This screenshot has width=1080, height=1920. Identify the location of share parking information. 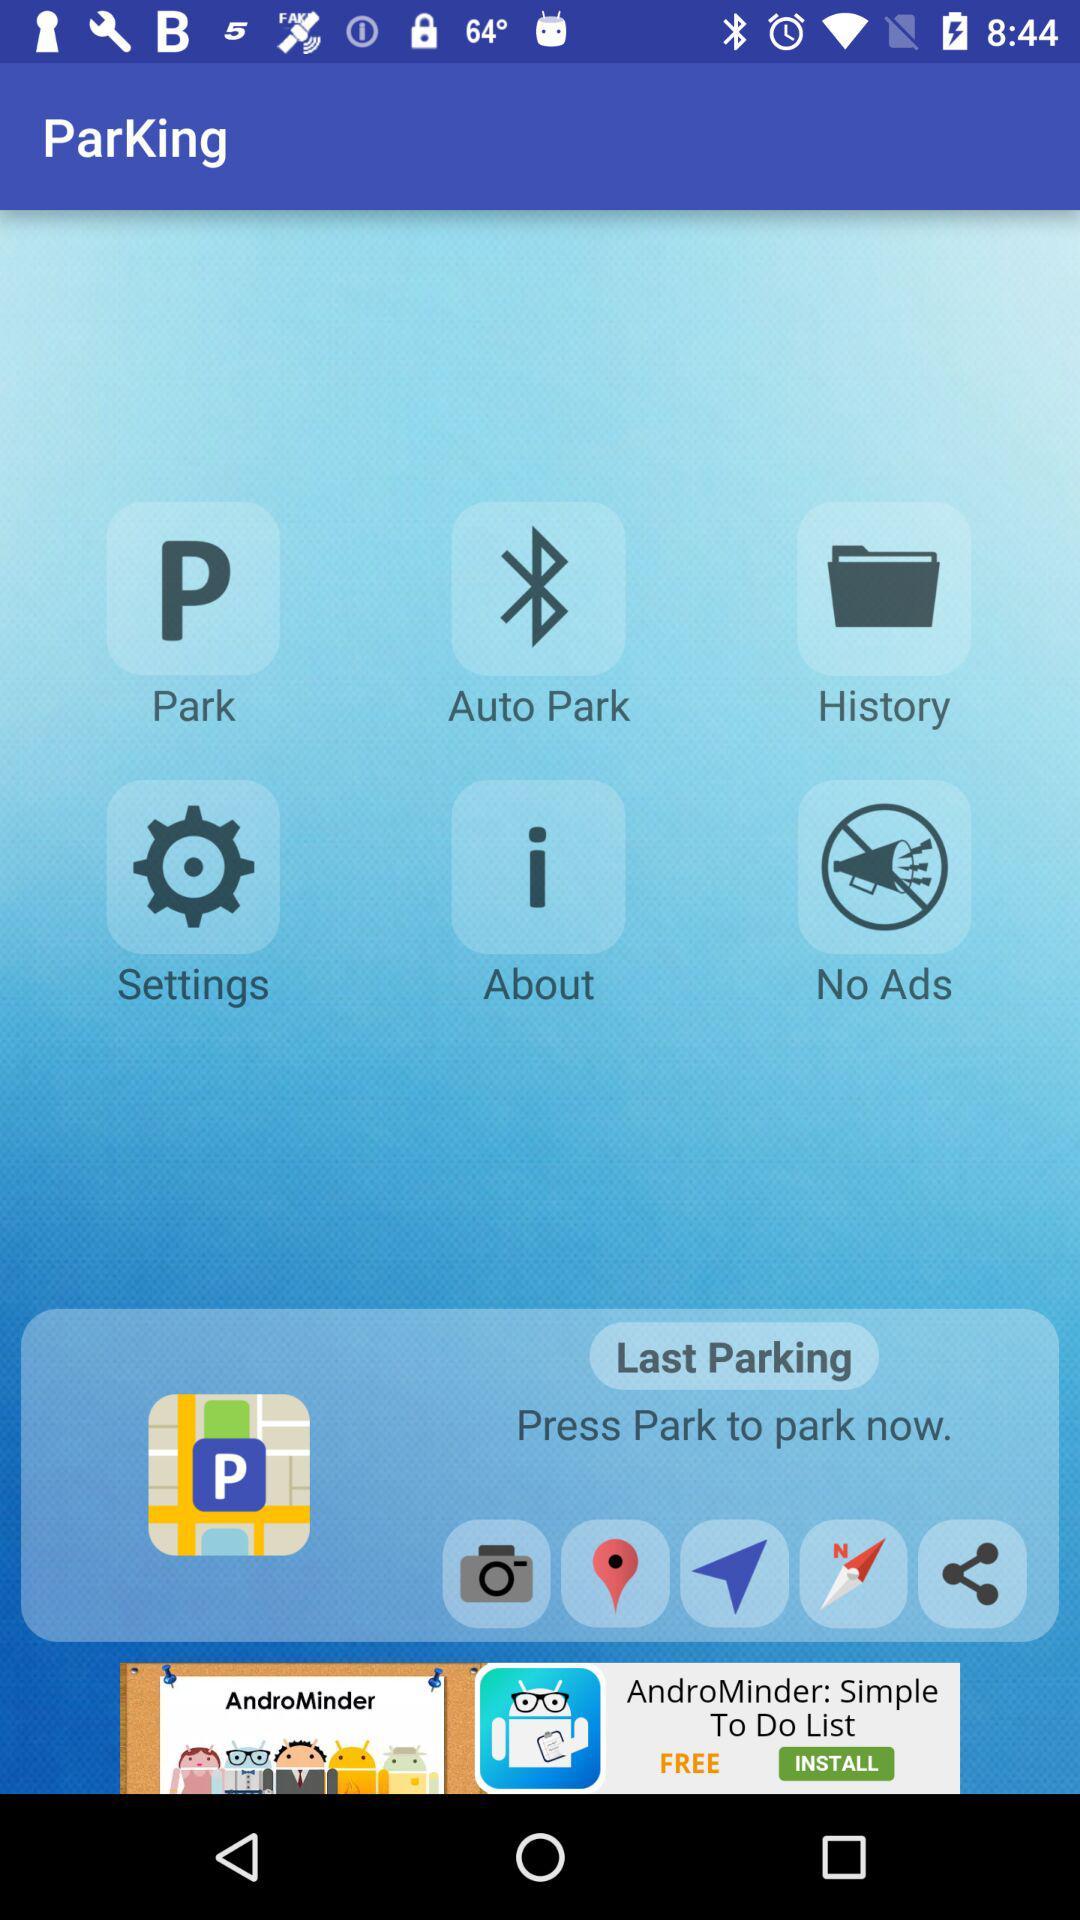
(971, 1572).